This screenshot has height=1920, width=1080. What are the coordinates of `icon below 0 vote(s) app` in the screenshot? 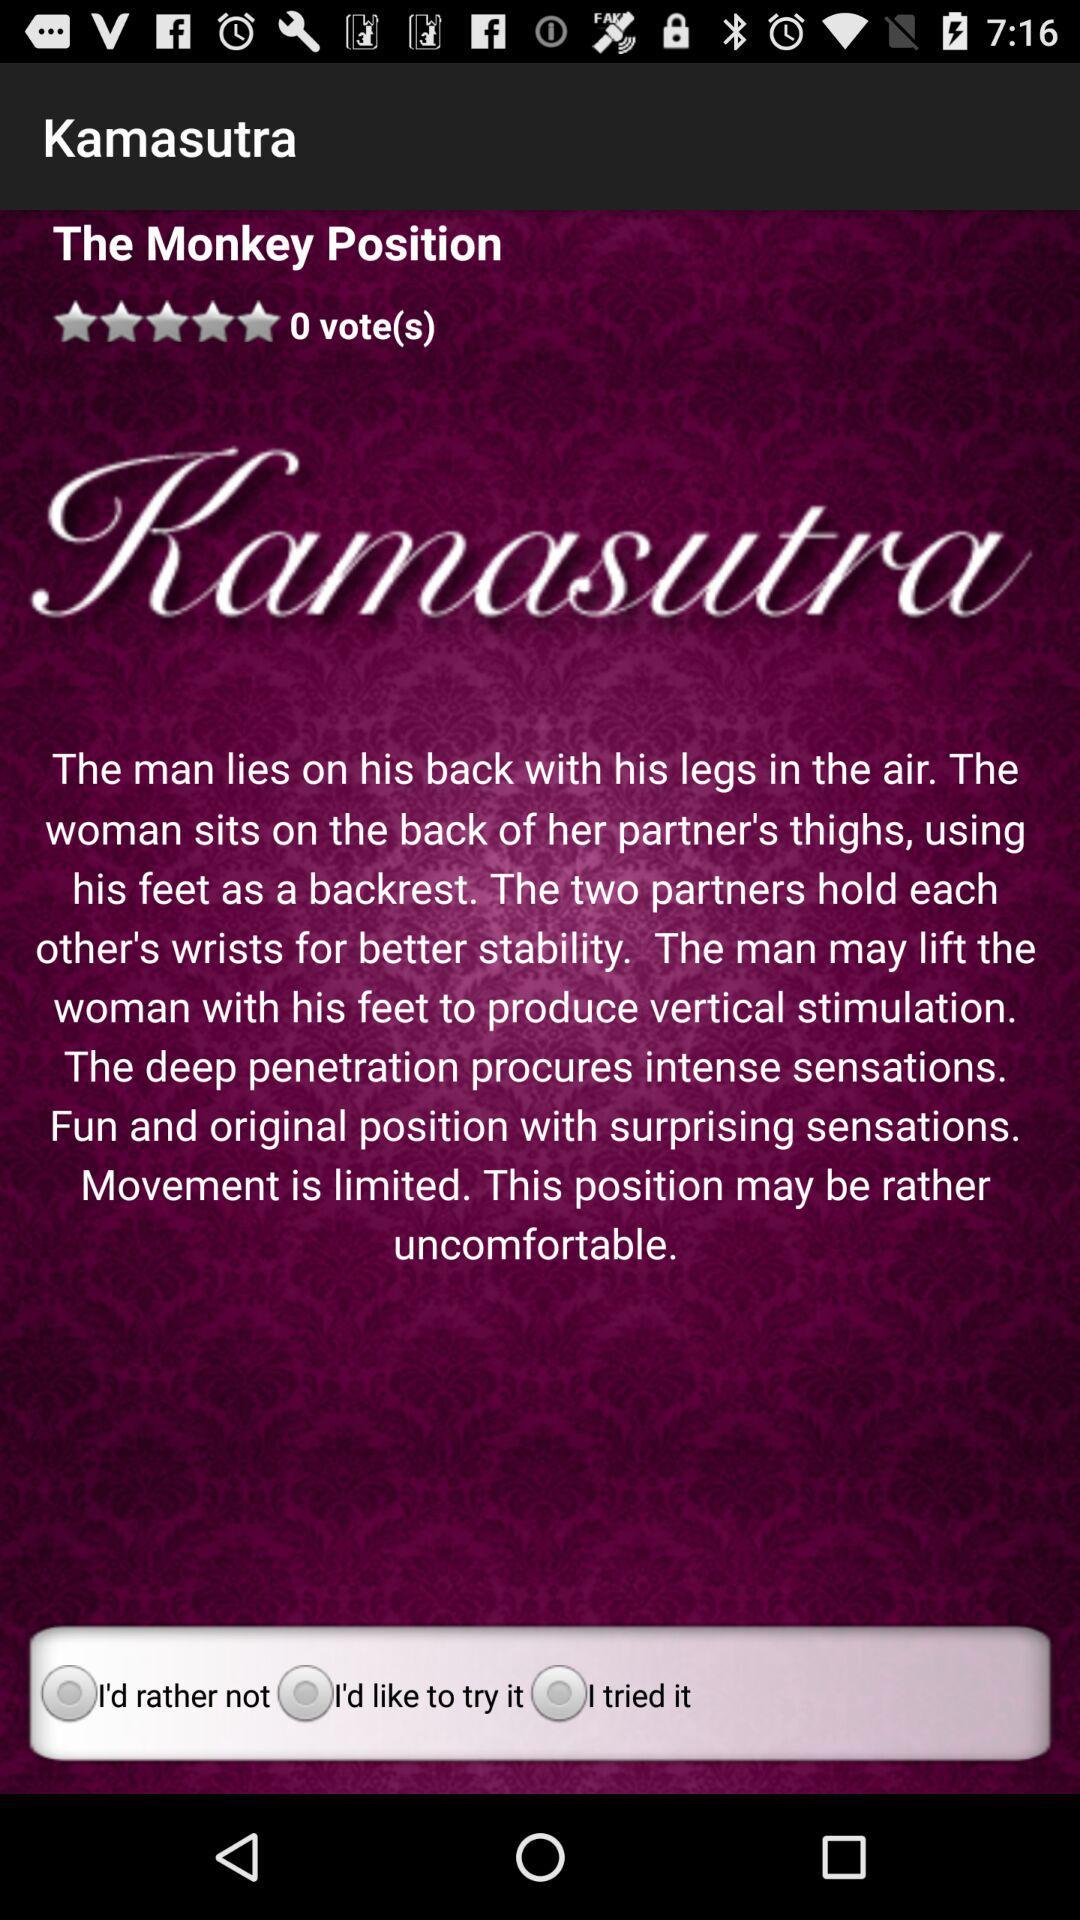 It's located at (540, 544).